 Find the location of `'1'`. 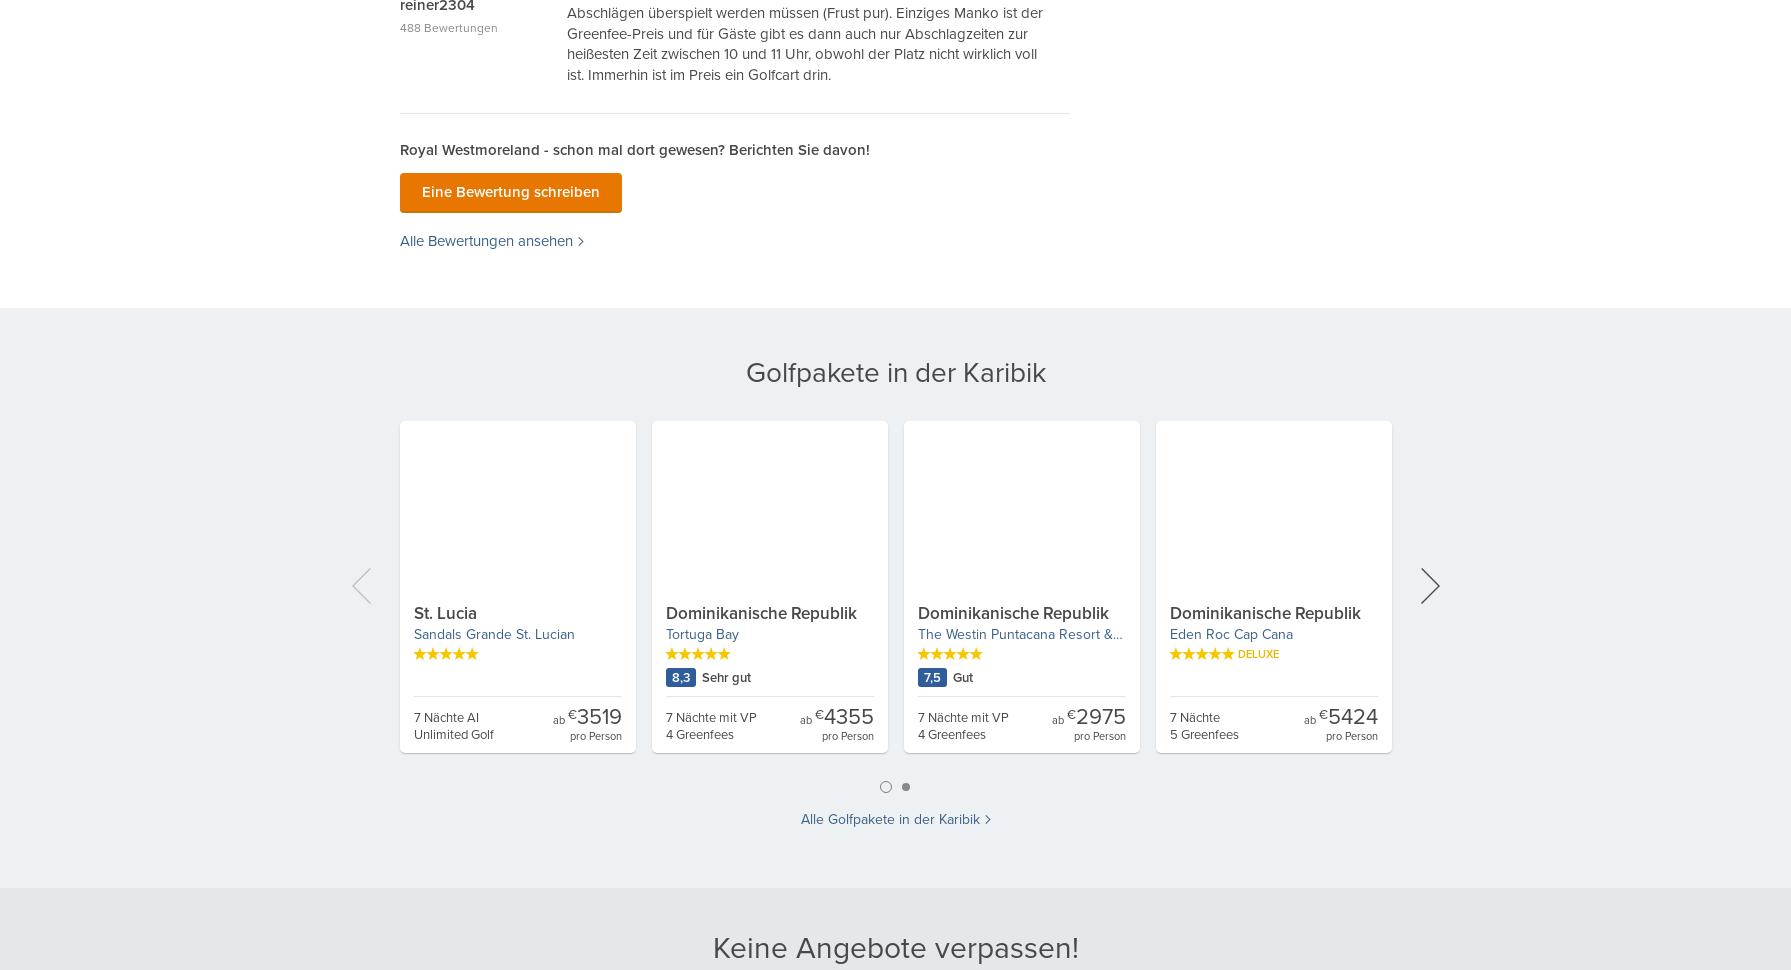

'1' is located at coordinates (890, 793).